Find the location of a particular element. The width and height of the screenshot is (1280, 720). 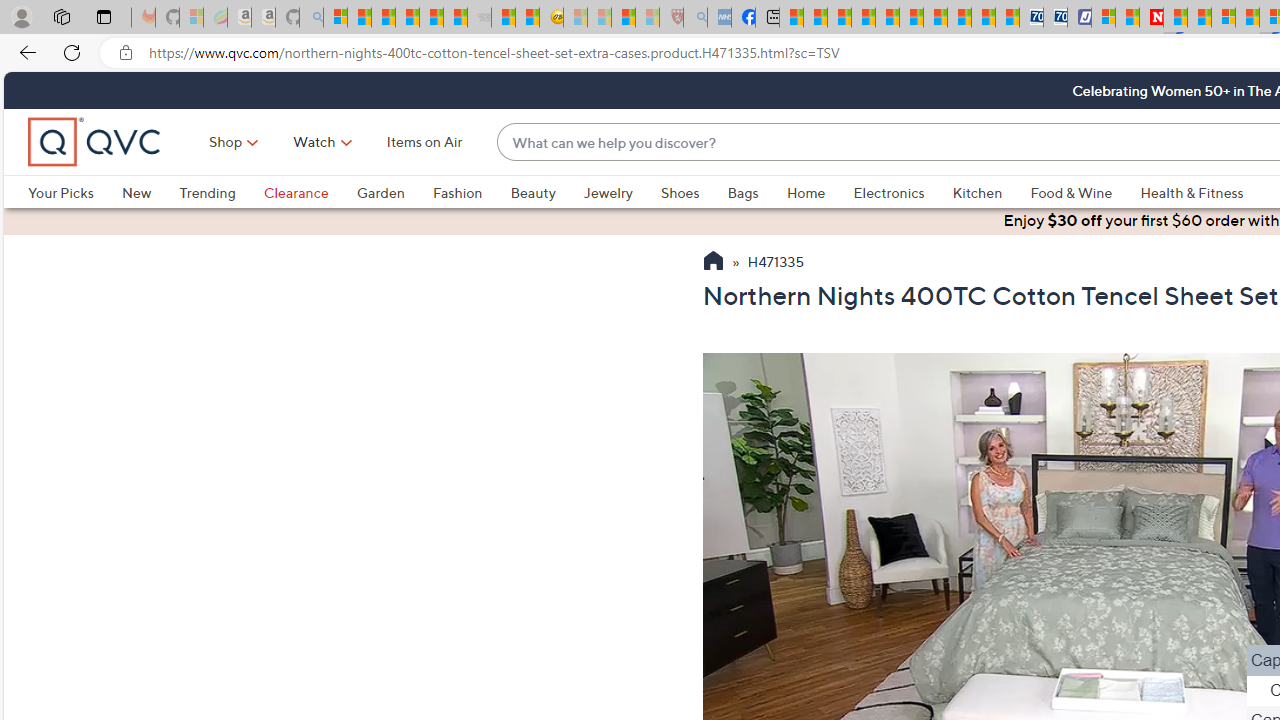

'Fashion' is located at coordinates (456, 192).